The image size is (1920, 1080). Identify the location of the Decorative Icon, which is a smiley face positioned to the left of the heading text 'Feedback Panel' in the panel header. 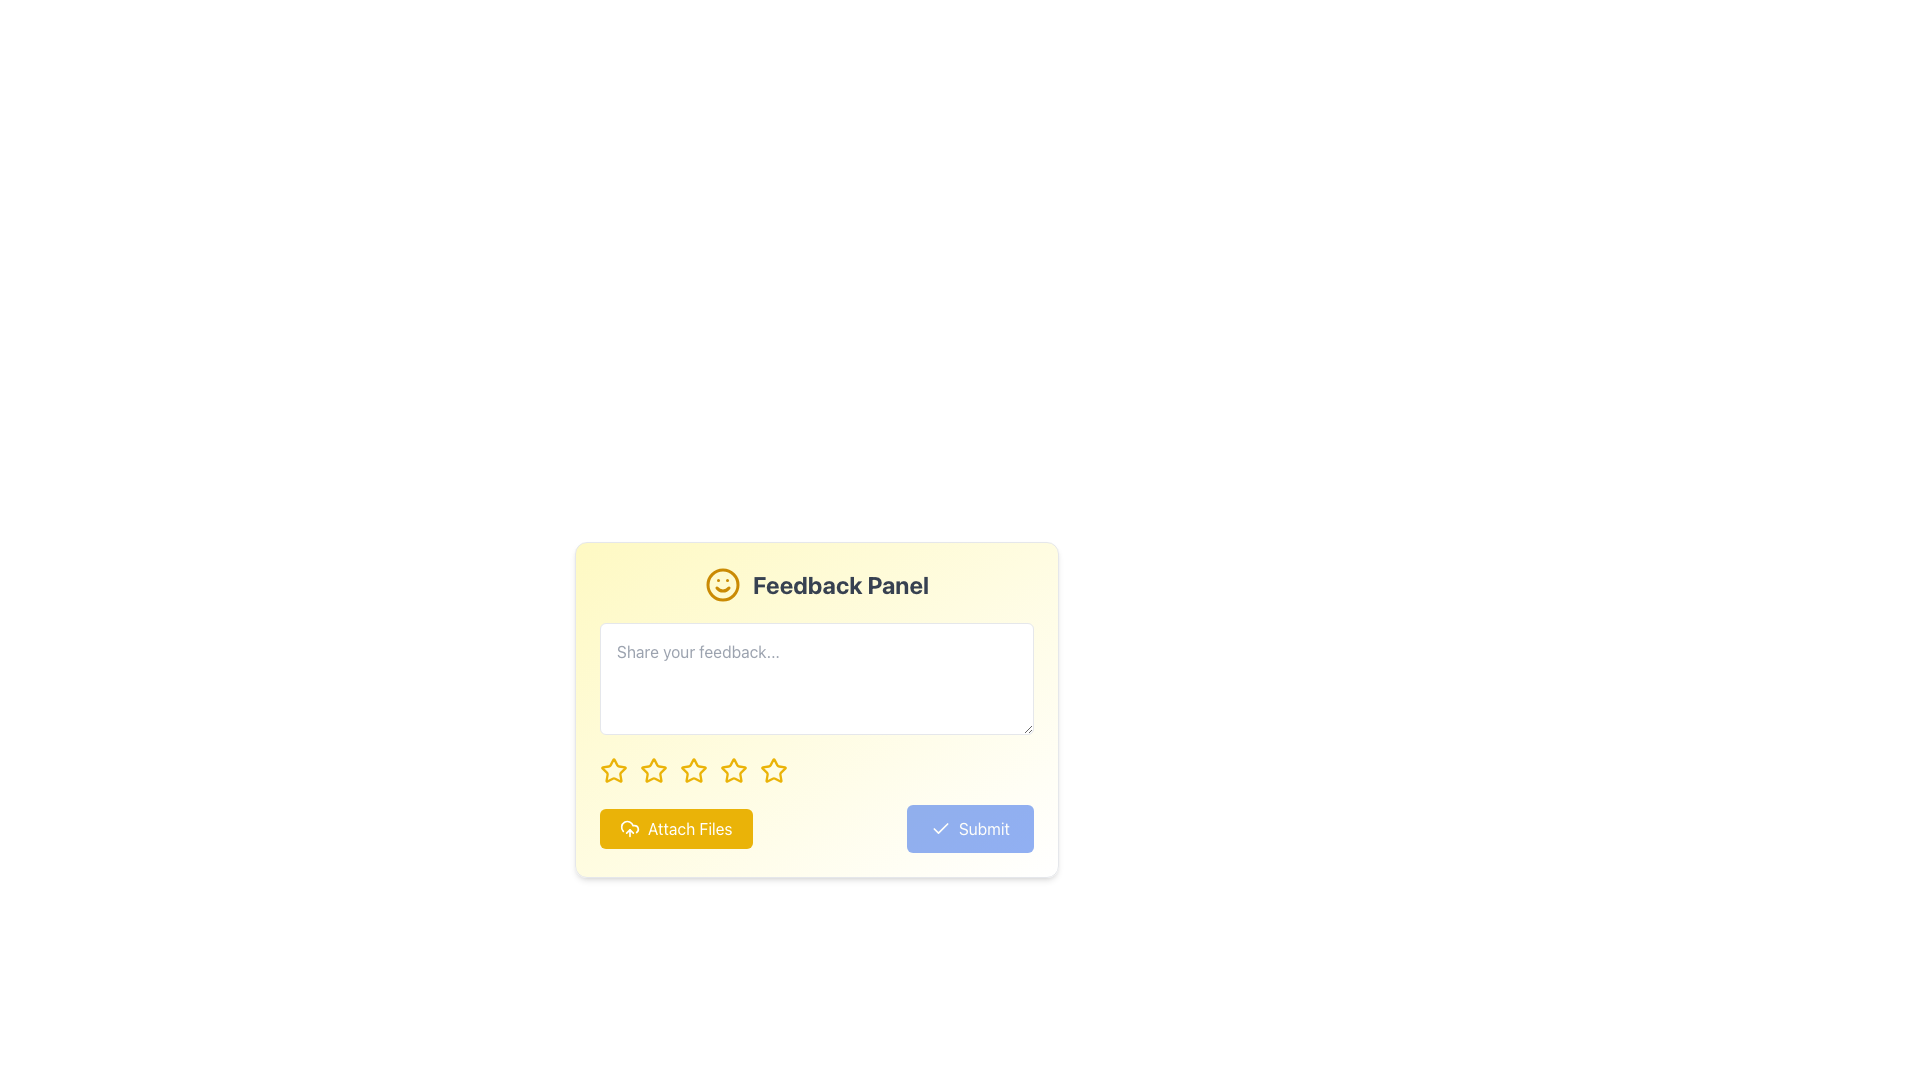
(721, 585).